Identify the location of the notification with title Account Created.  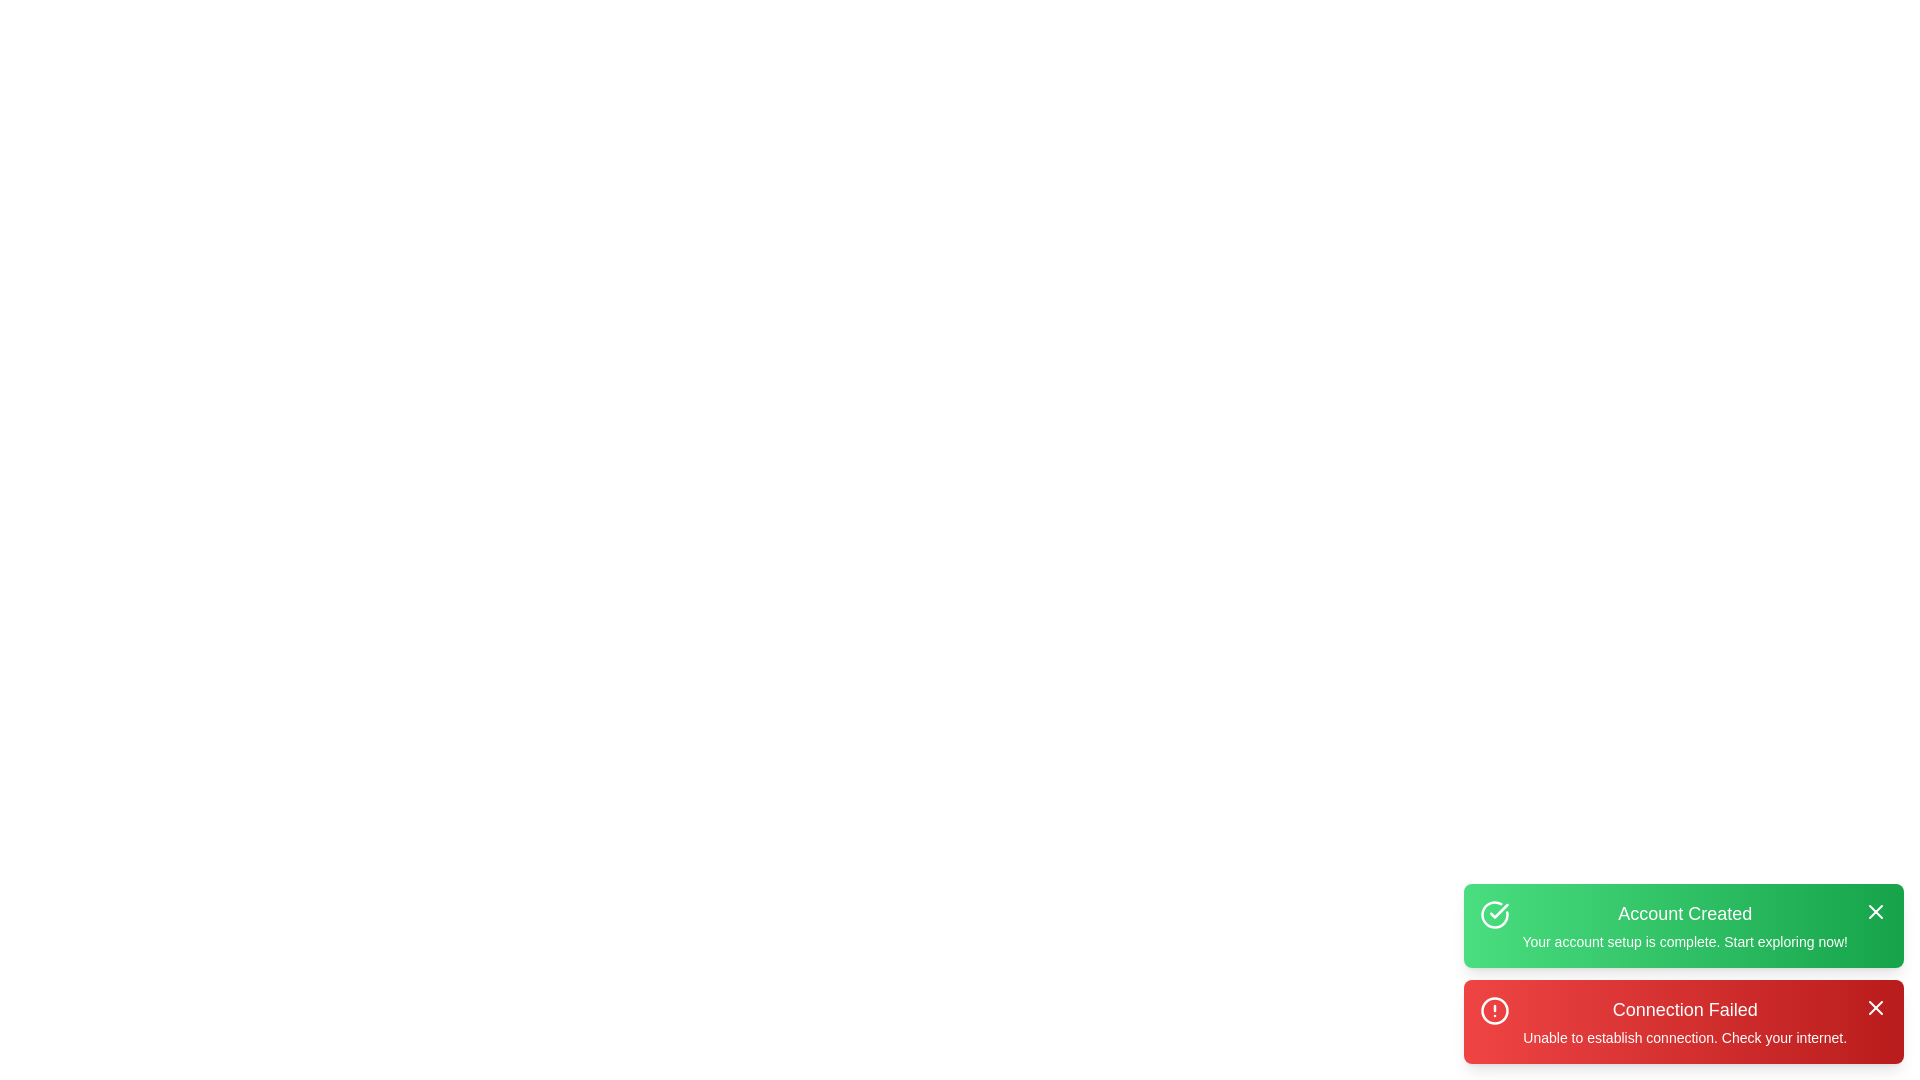
(1683, 925).